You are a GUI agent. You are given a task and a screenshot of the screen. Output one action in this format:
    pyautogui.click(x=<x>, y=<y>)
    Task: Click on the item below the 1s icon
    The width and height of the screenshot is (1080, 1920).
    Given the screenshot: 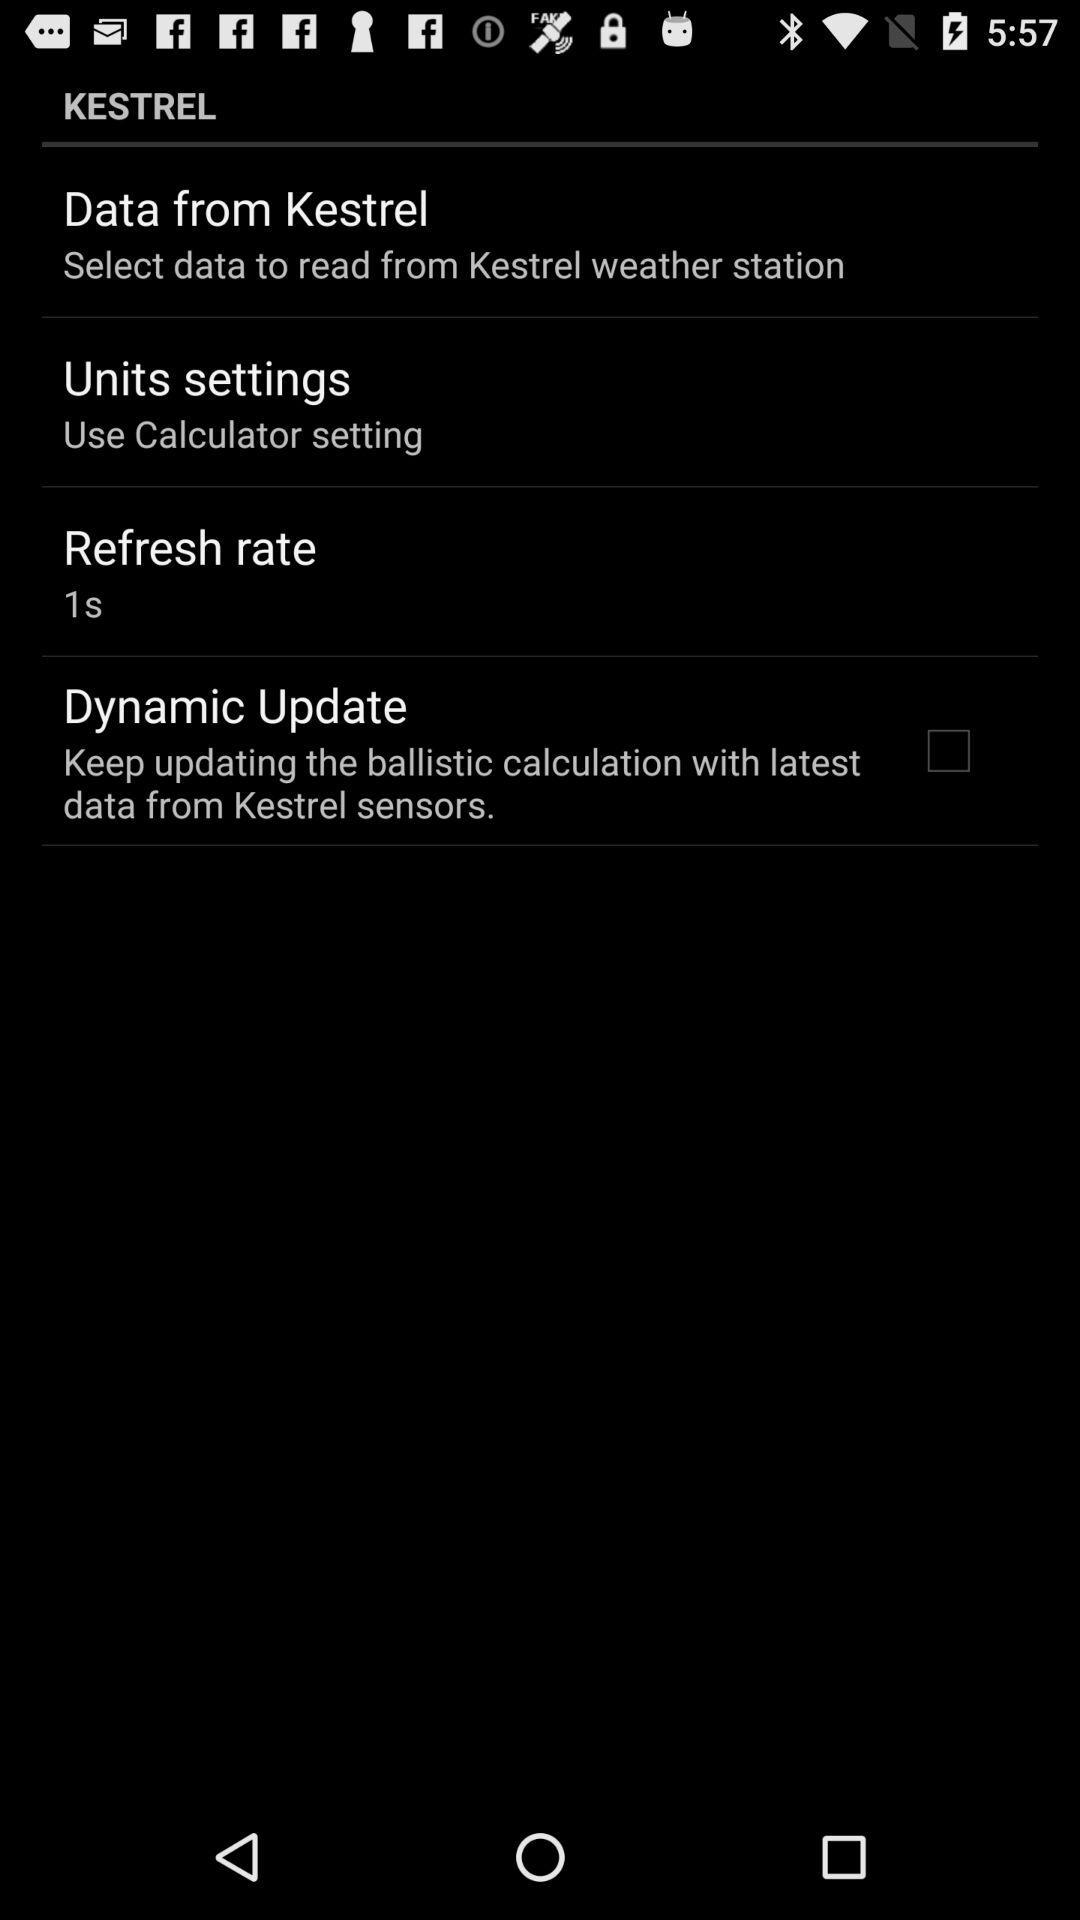 What is the action you would take?
    pyautogui.click(x=234, y=704)
    